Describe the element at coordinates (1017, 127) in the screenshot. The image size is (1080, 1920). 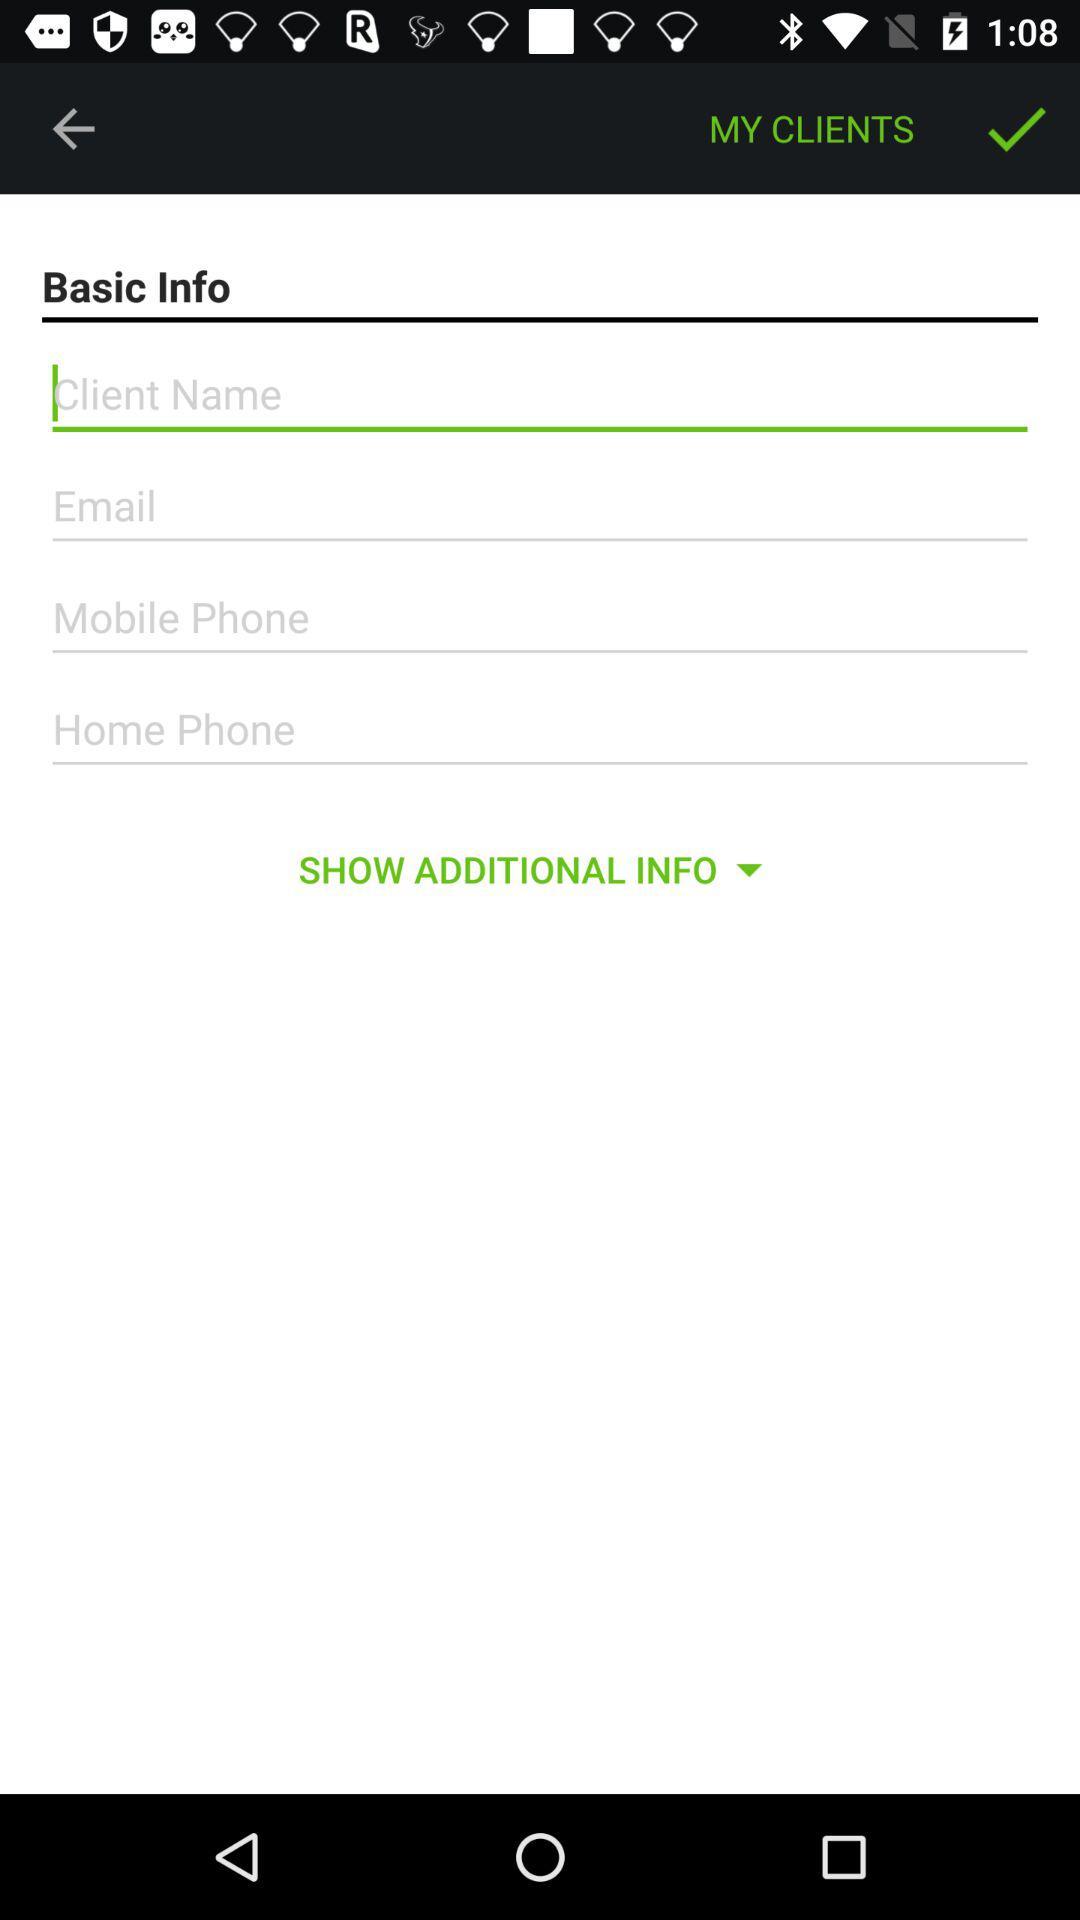
I see `icon to the right of the my clients` at that location.